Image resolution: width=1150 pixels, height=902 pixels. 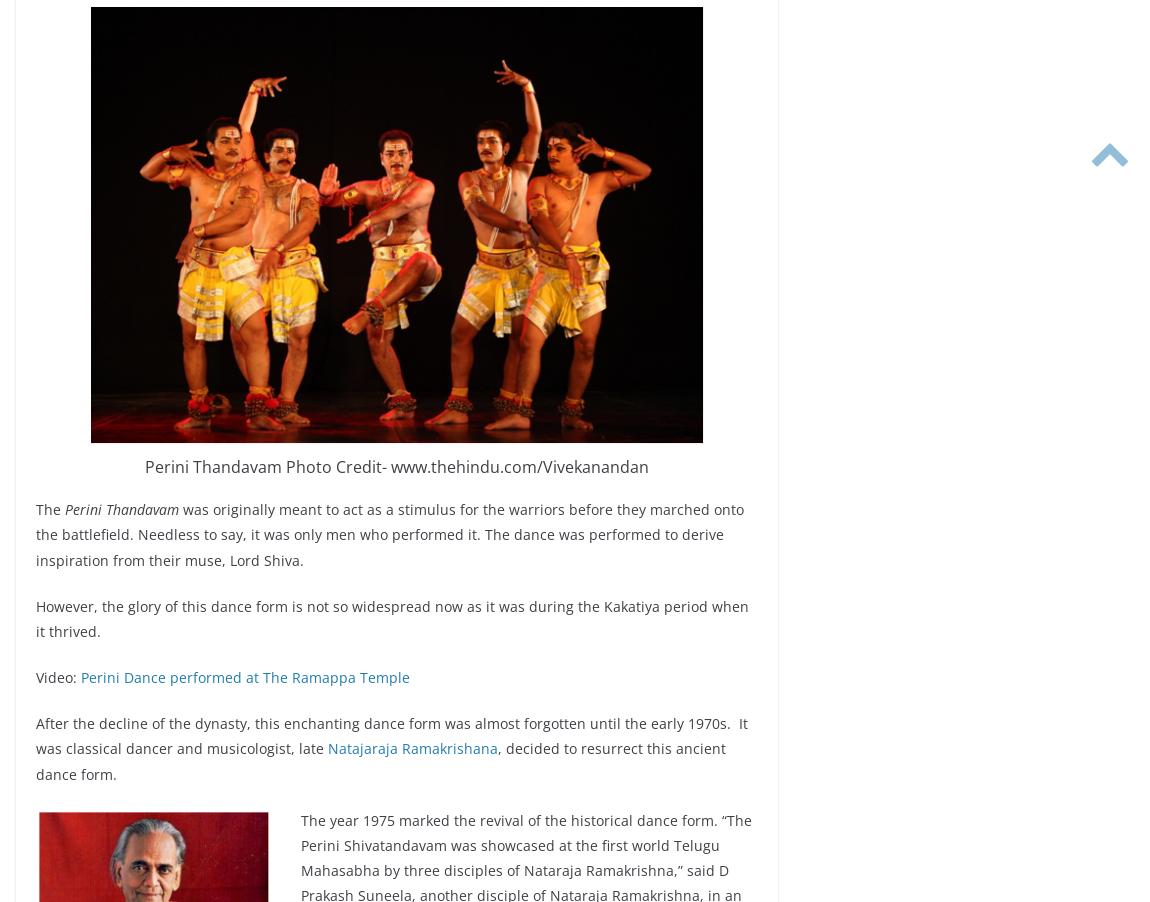 What do you see at coordinates (327, 748) in the screenshot?
I see `'Natajaraja Ramakrishana'` at bounding box center [327, 748].